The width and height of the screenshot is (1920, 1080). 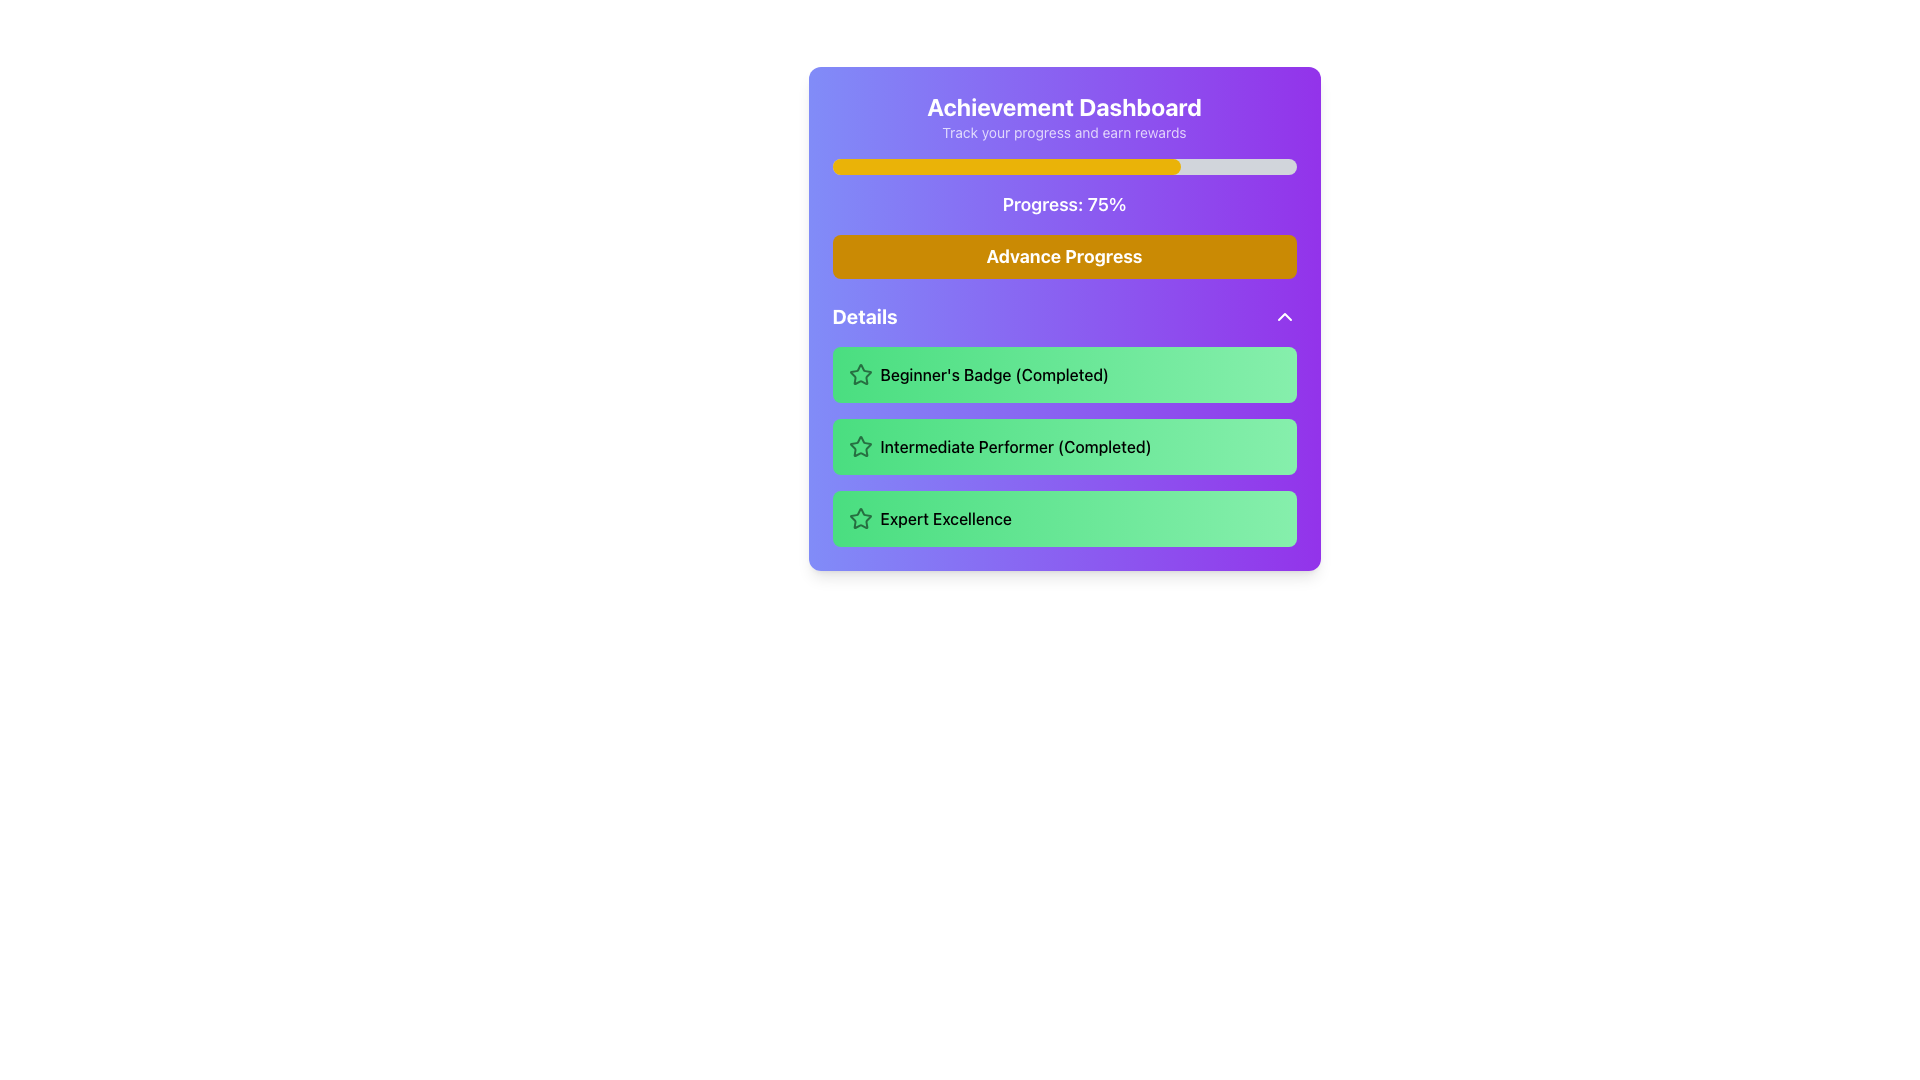 What do you see at coordinates (860, 374) in the screenshot?
I see `the pulsating animation of the star-shaped icon located to the left of the text 'Beginner's Badge (Completed)' on a green background` at bounding box center [860, 374].